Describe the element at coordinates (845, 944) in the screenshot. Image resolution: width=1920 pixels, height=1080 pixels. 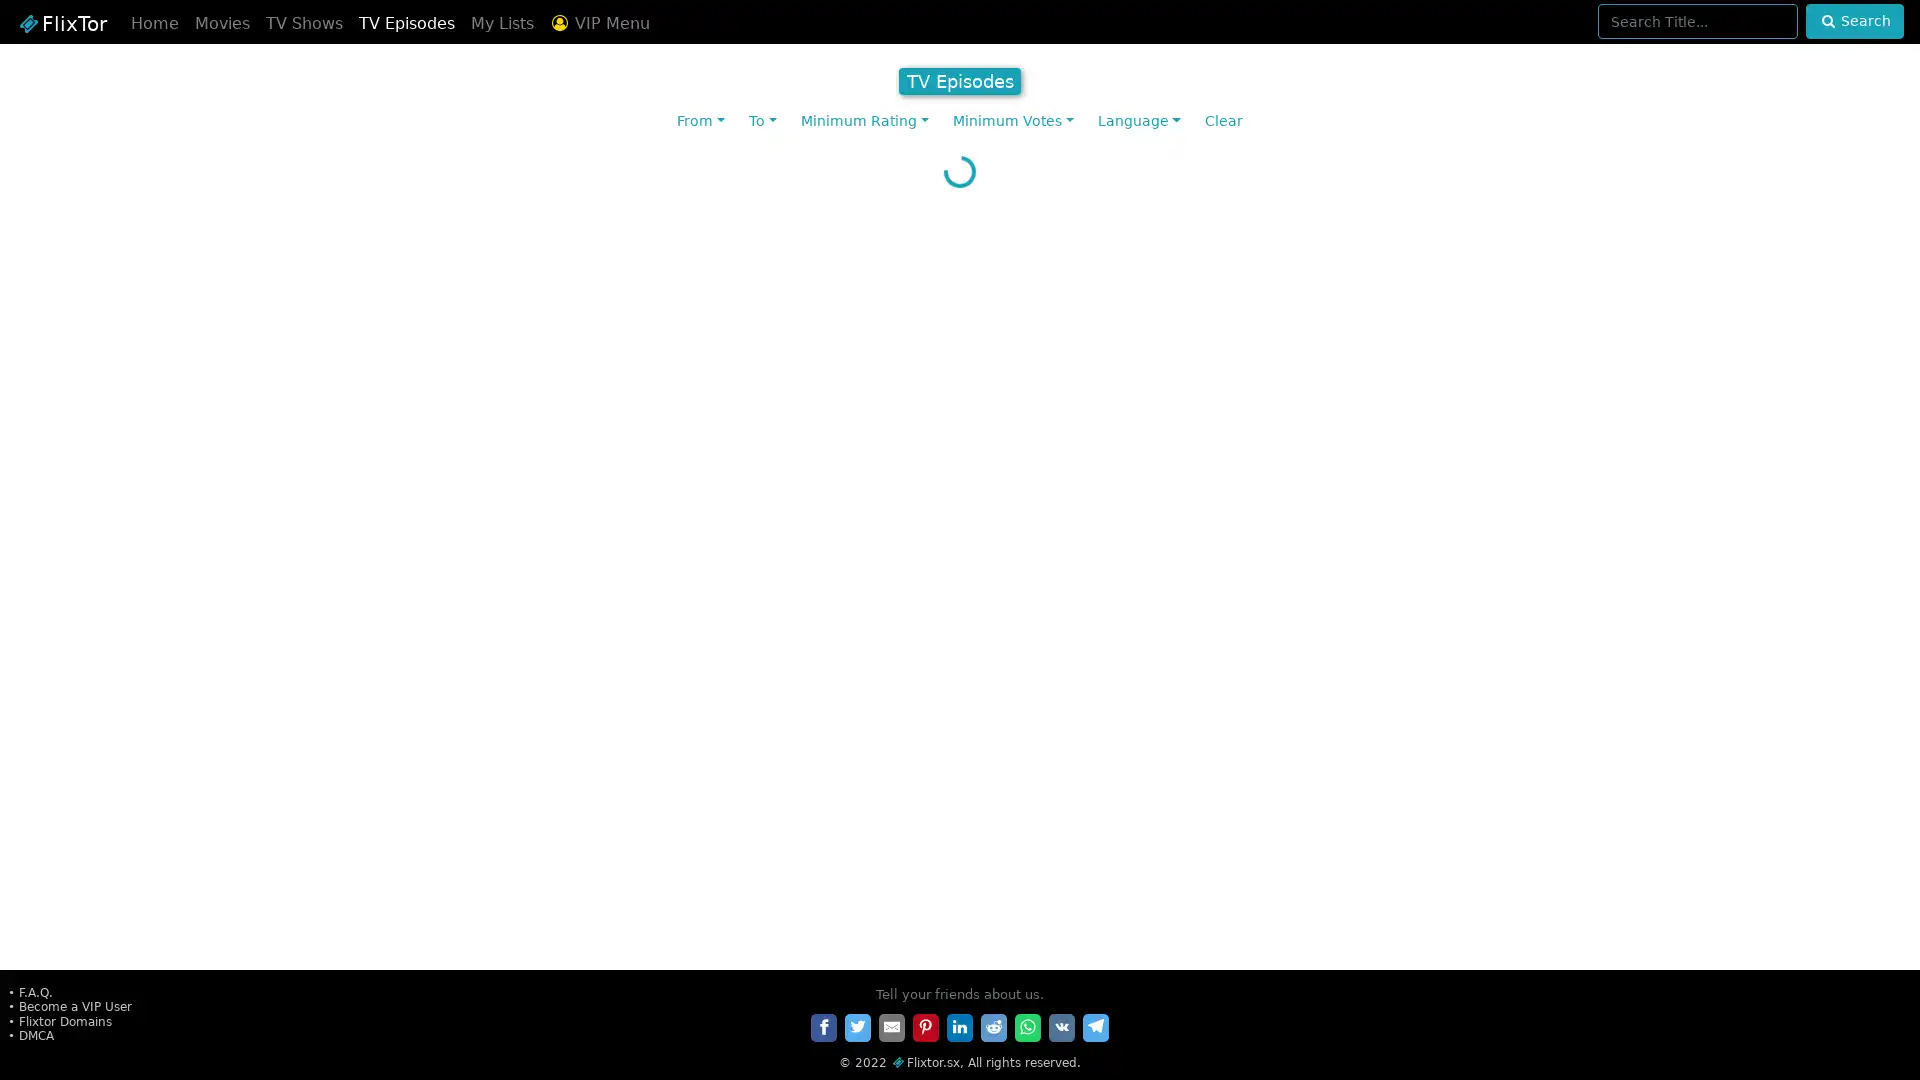
I see `Watch Now` at that location.